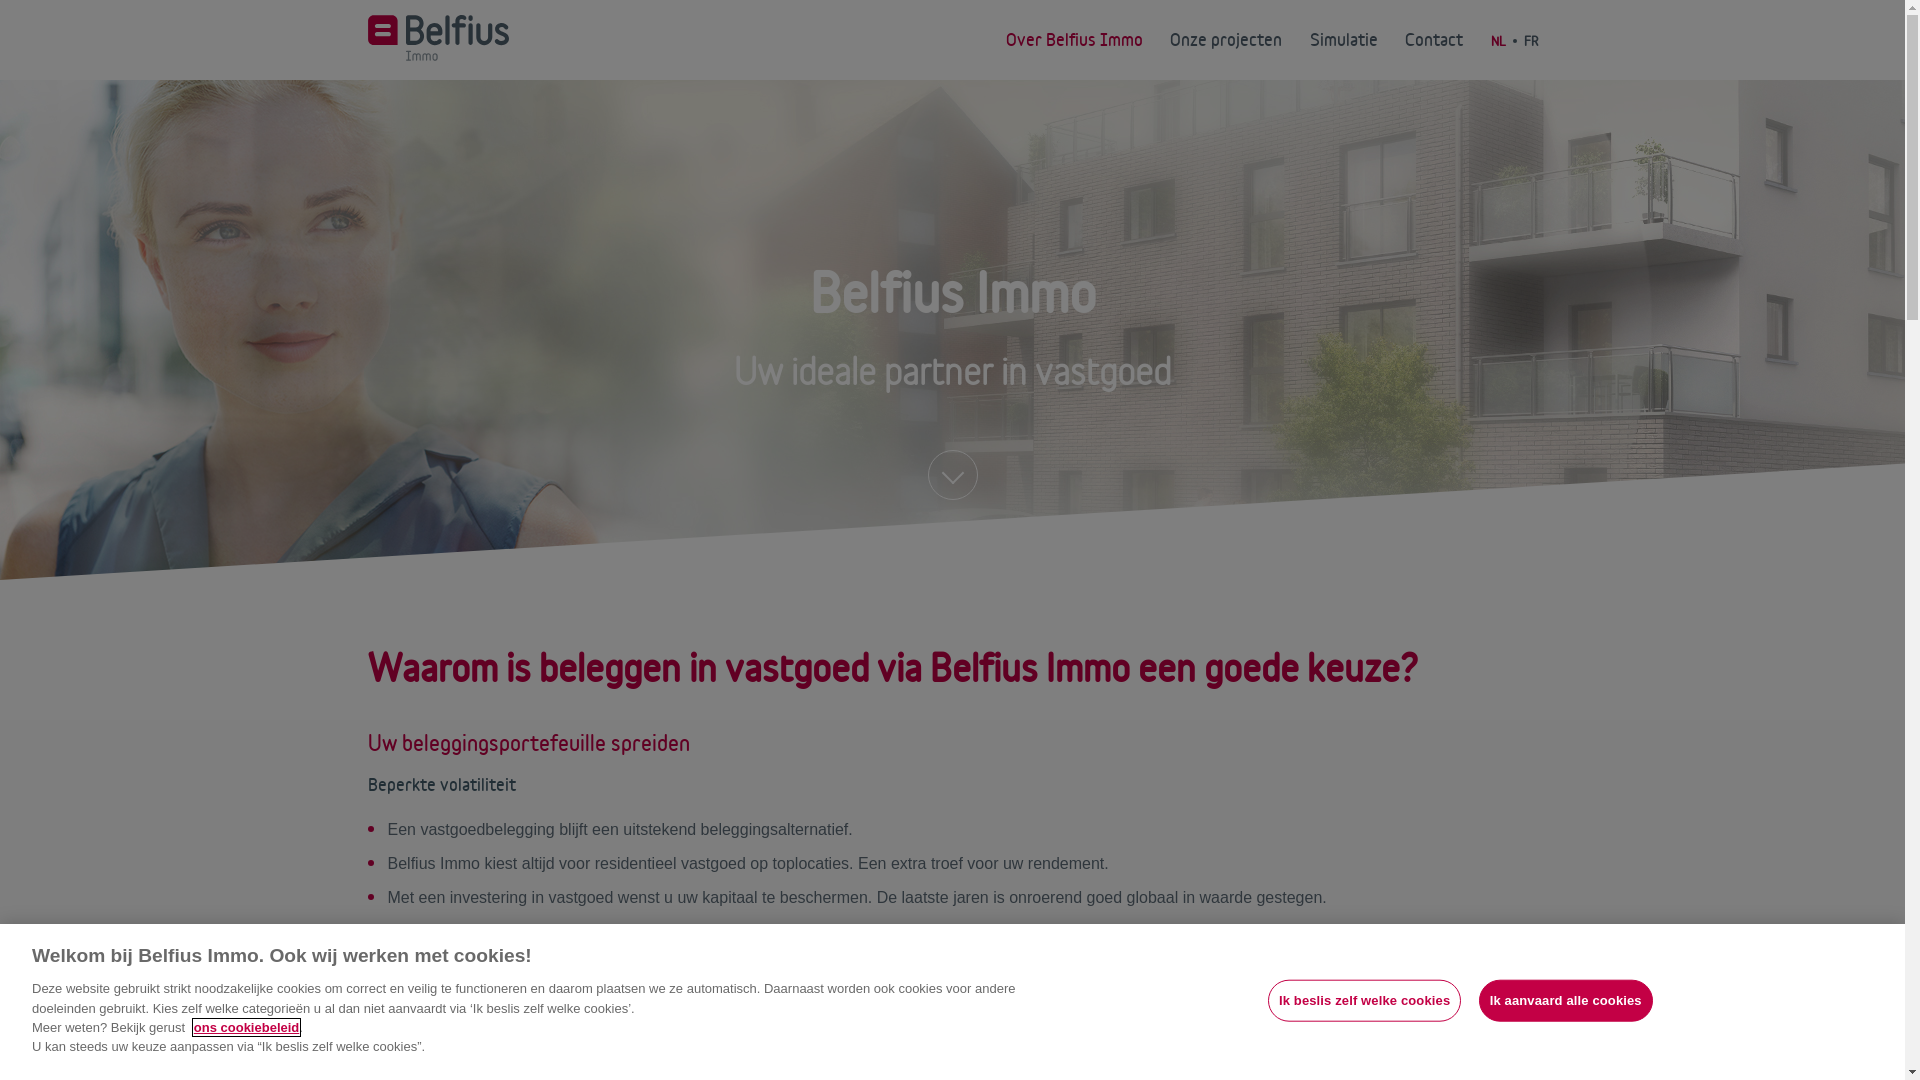  Describe the element at coordinates (1344, 39) in the screenshot. I see `'Simulatie'` at that location.